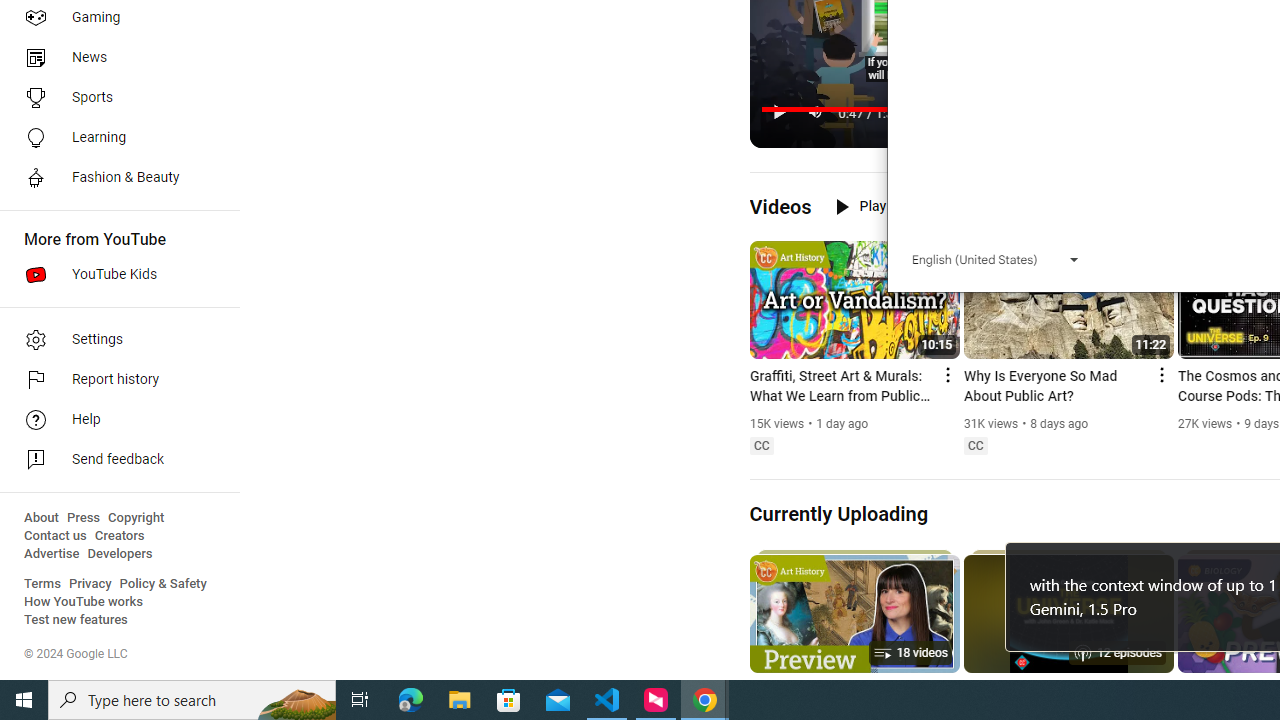  What do you see at coordinates (975, 445) in the screenshot?
I see `'Closed captions'` at bounding box center [975, 445].